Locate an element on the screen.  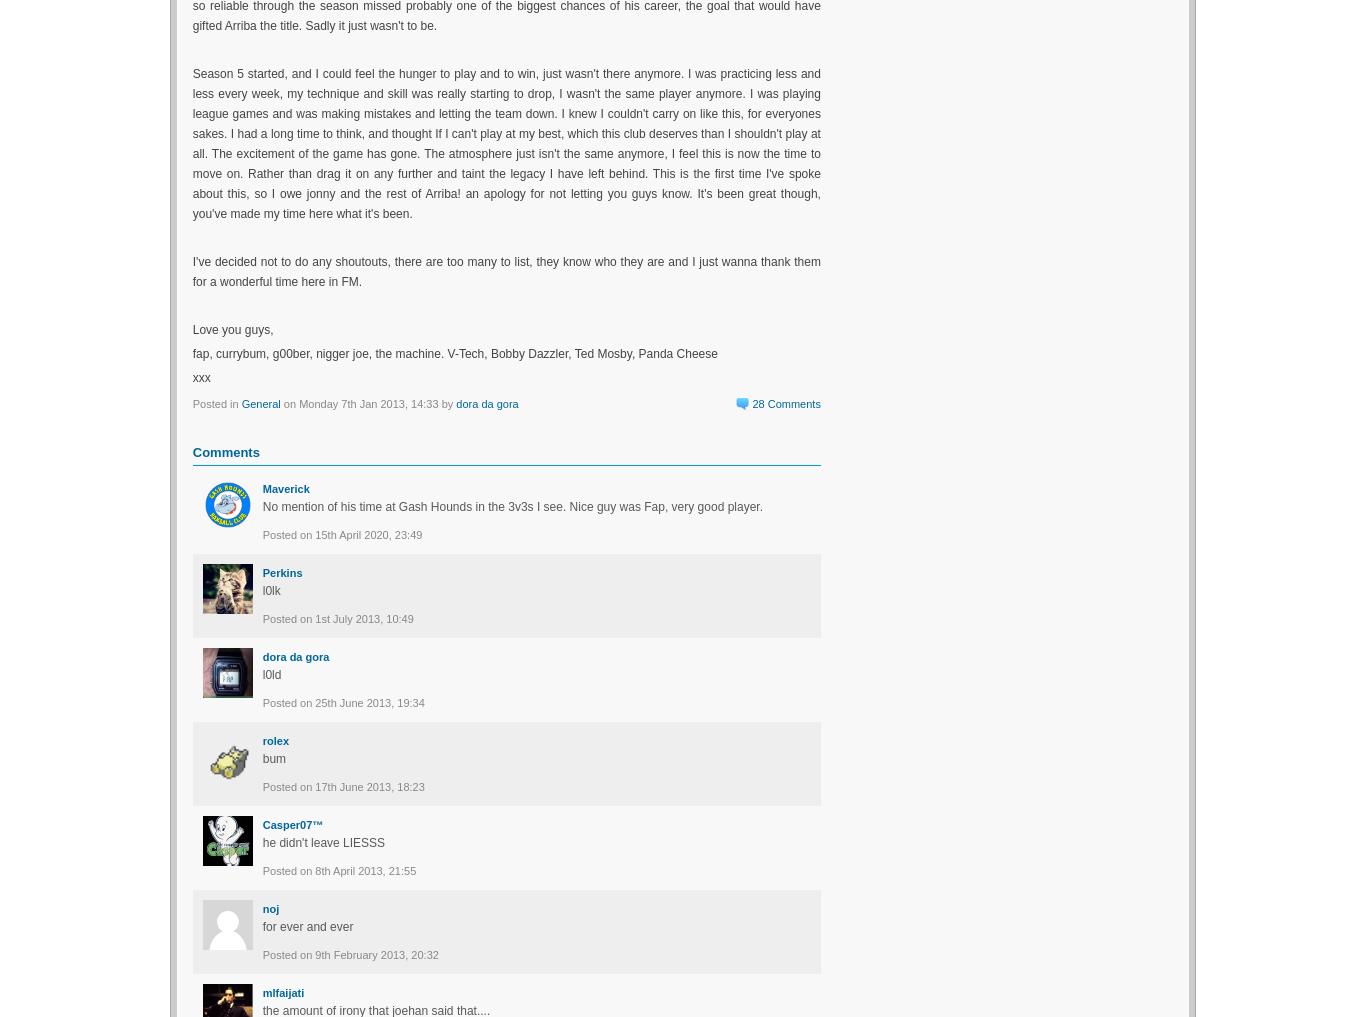
'Posted on 9th February 2013, 20:32' is located at coordinates (348, 953).